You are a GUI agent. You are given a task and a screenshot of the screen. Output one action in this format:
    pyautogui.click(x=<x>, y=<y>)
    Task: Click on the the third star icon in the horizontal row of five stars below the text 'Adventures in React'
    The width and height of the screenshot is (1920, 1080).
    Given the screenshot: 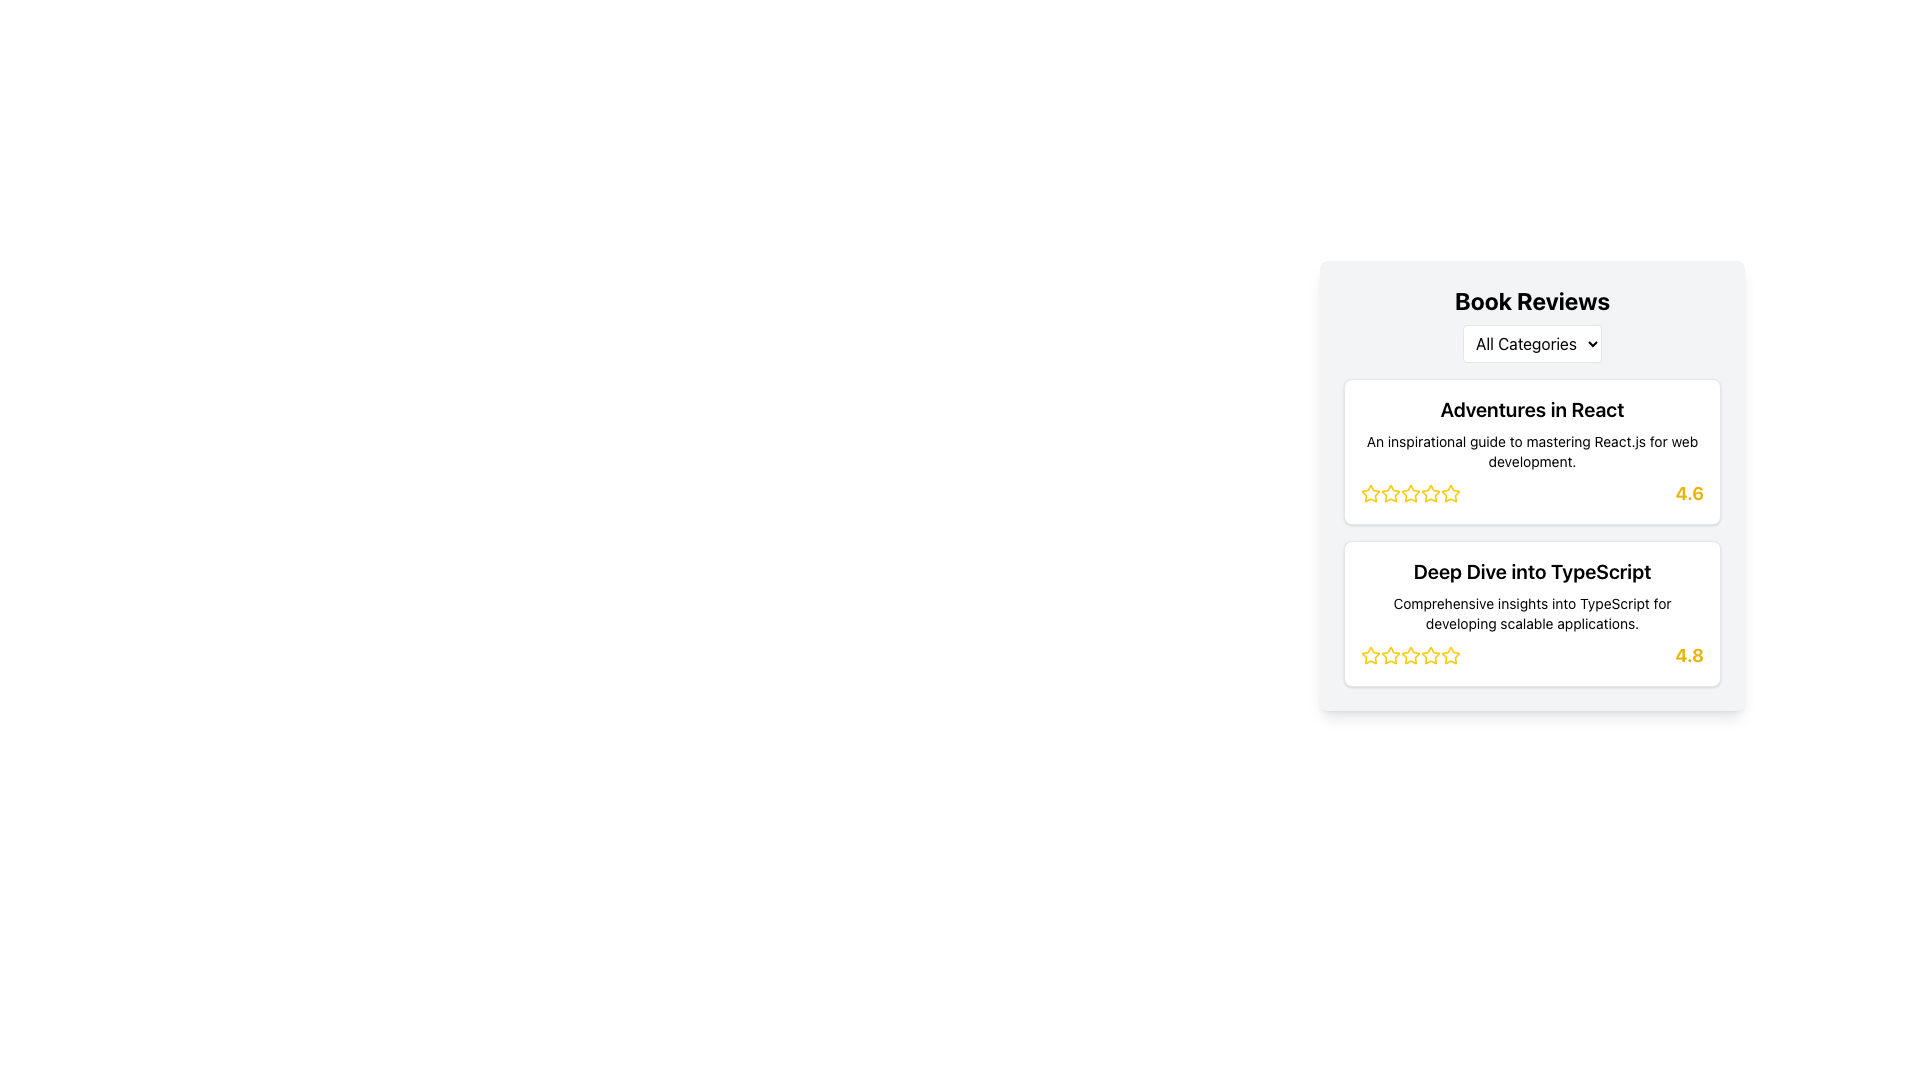 What is the action you would take?
    pyautogui.click(x=1390, y=493)
    